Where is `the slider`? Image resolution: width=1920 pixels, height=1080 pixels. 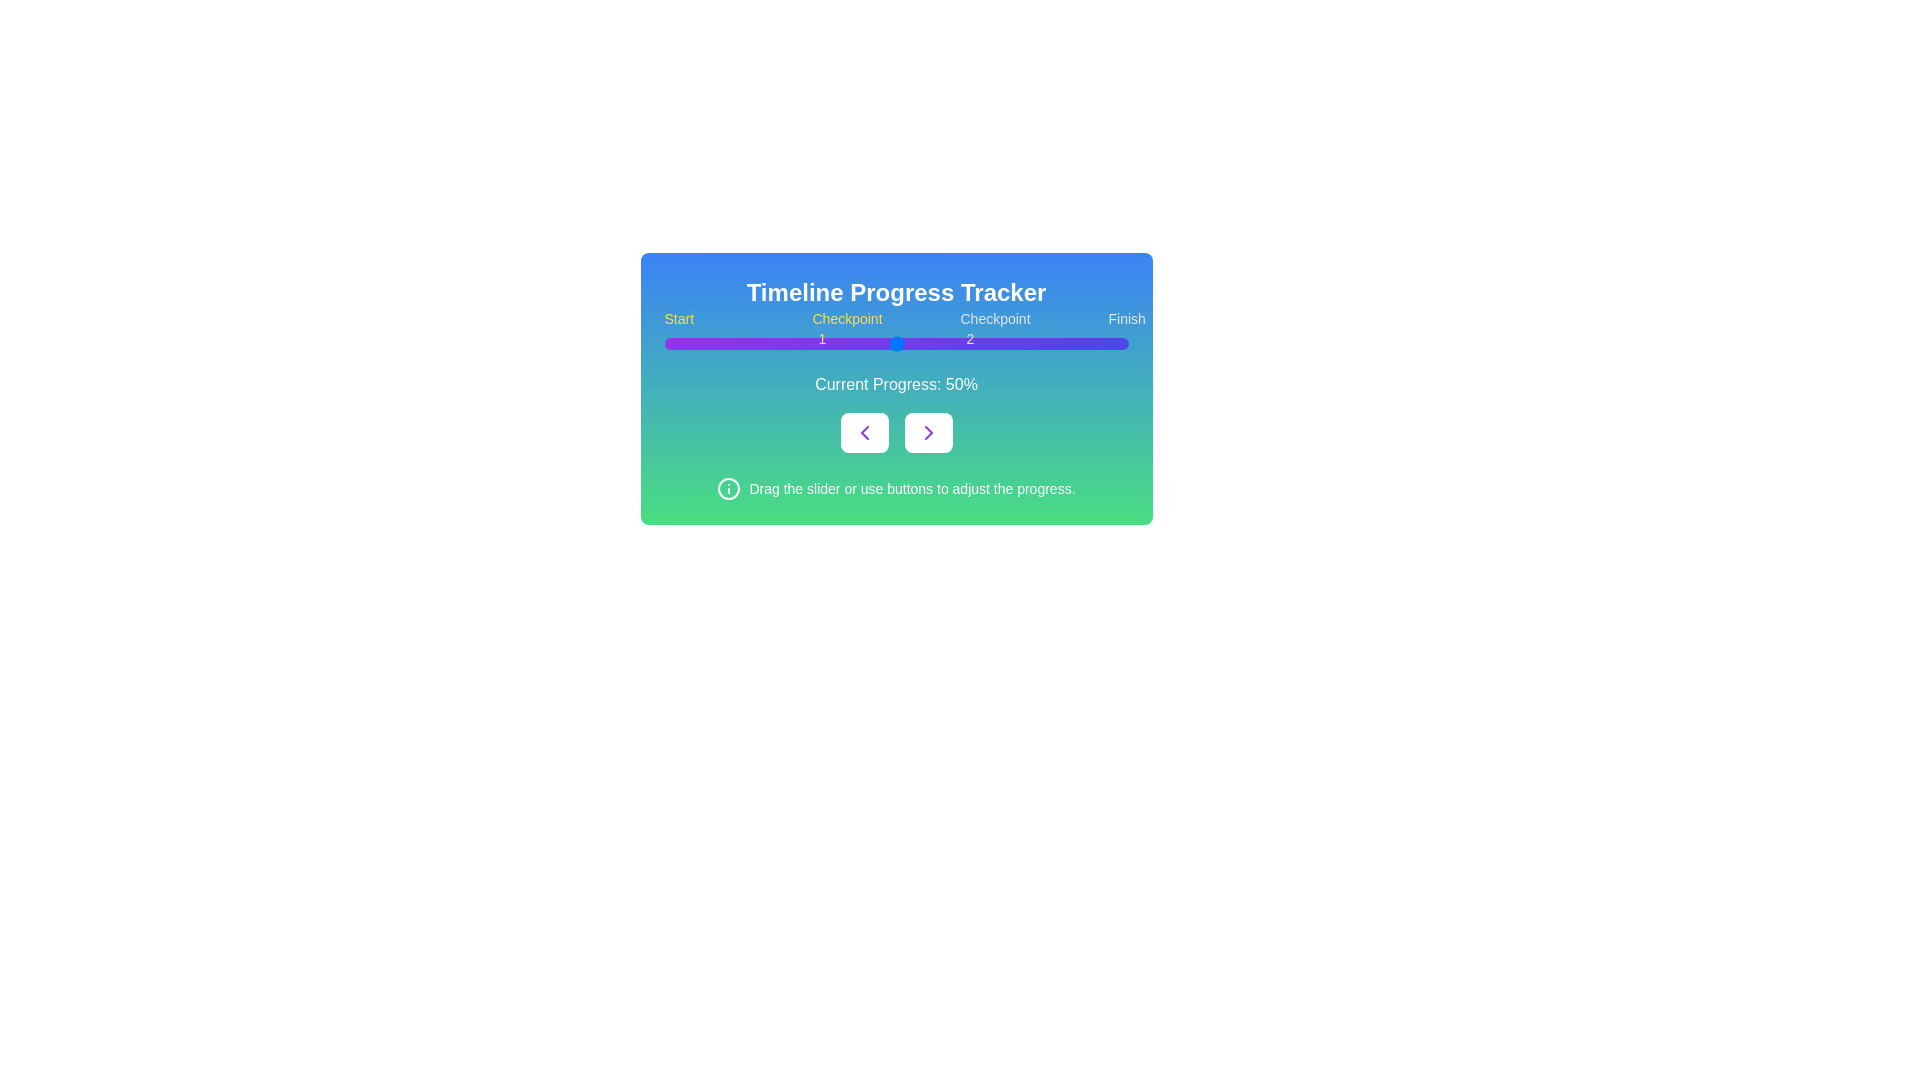 the slider is located at coordinates (904, 342).